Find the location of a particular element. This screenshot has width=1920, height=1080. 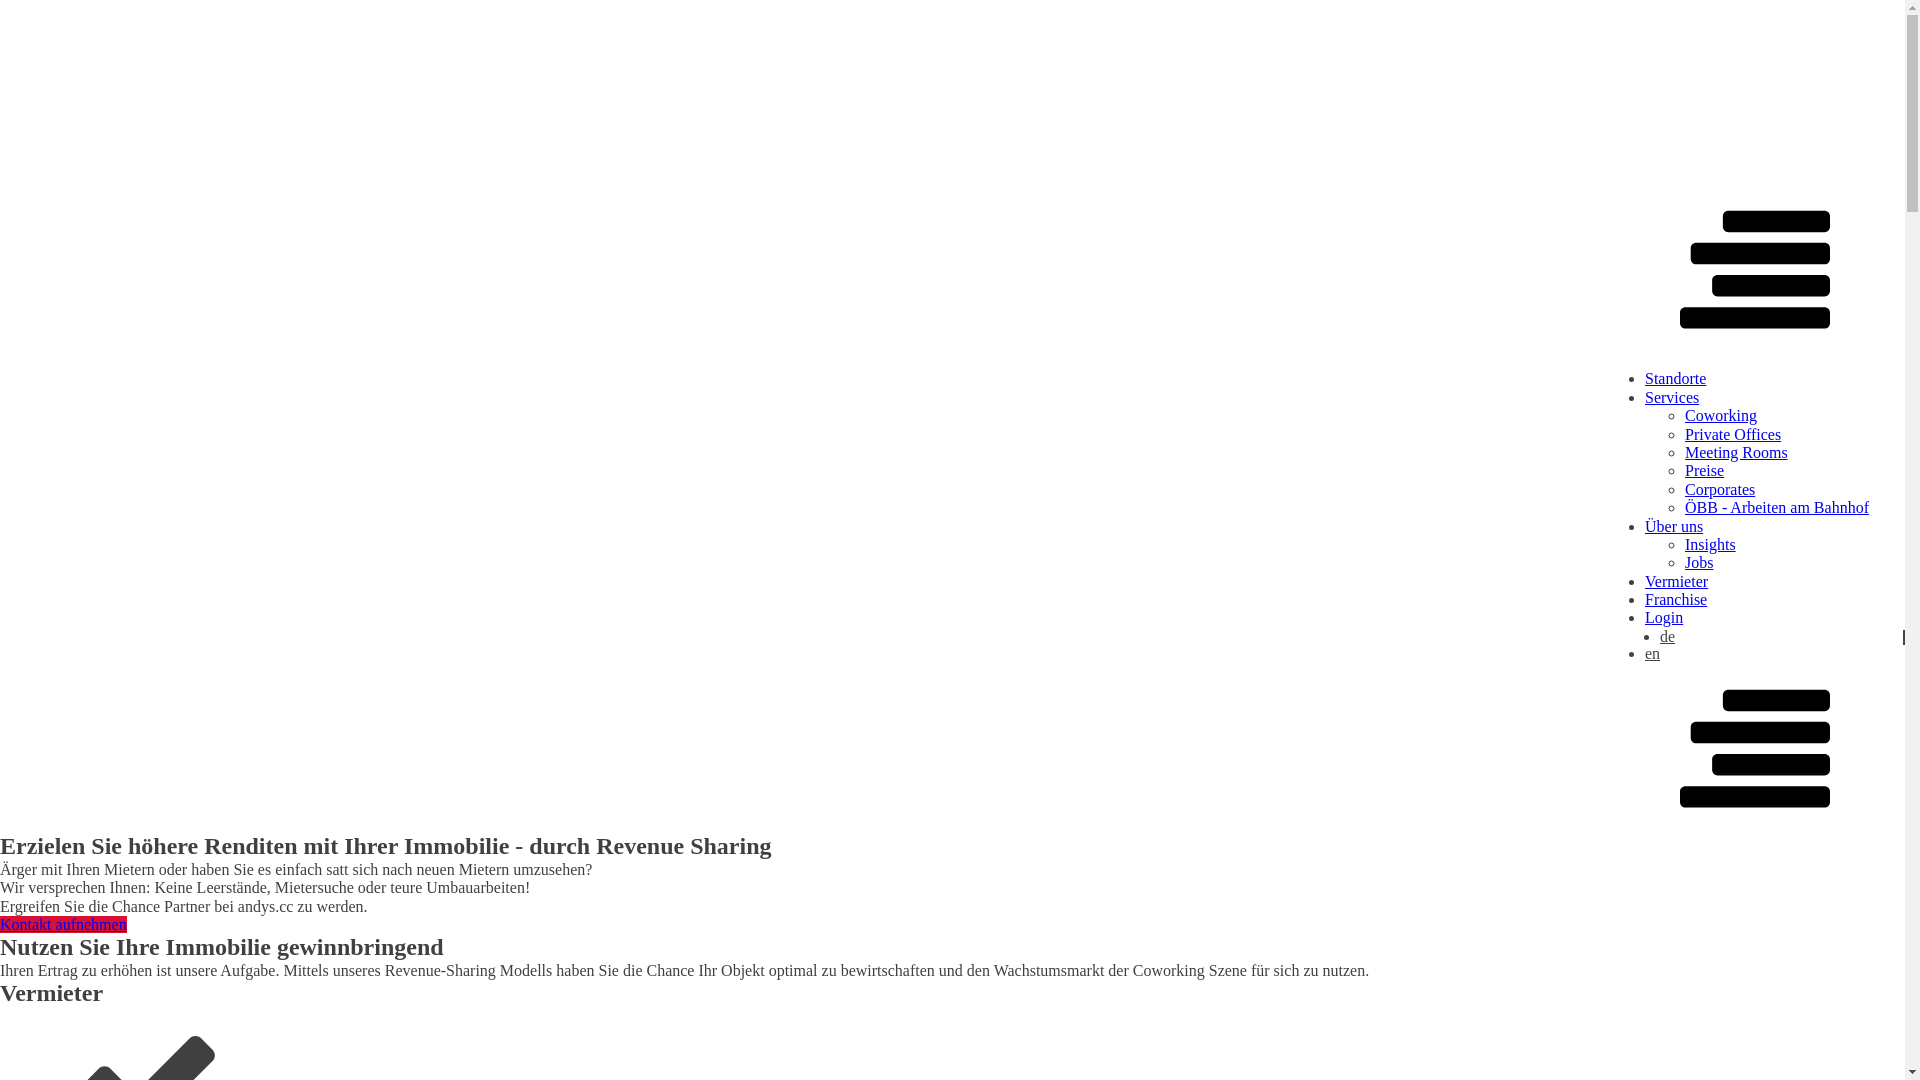

'Coworking' is located at coordinates (1720, 414).